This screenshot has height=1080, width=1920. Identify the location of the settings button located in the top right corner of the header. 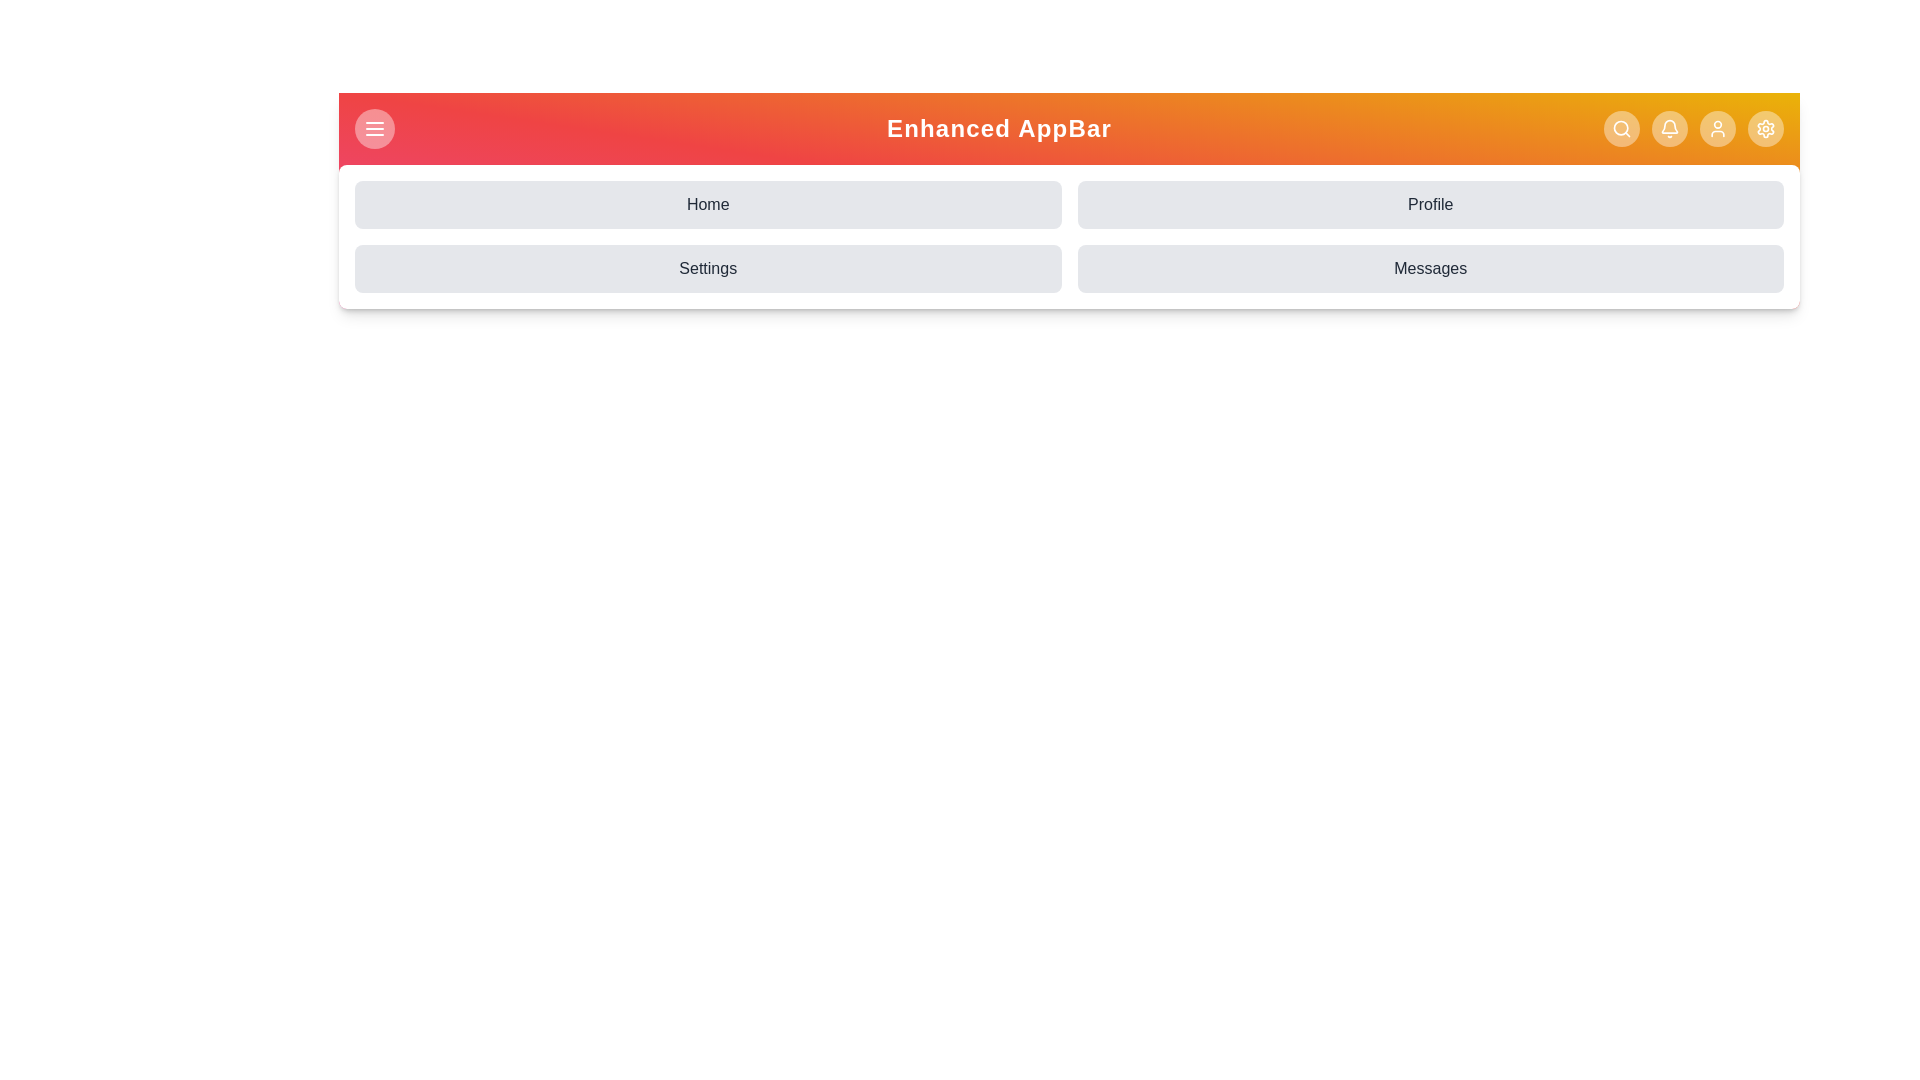
(1766, 128).